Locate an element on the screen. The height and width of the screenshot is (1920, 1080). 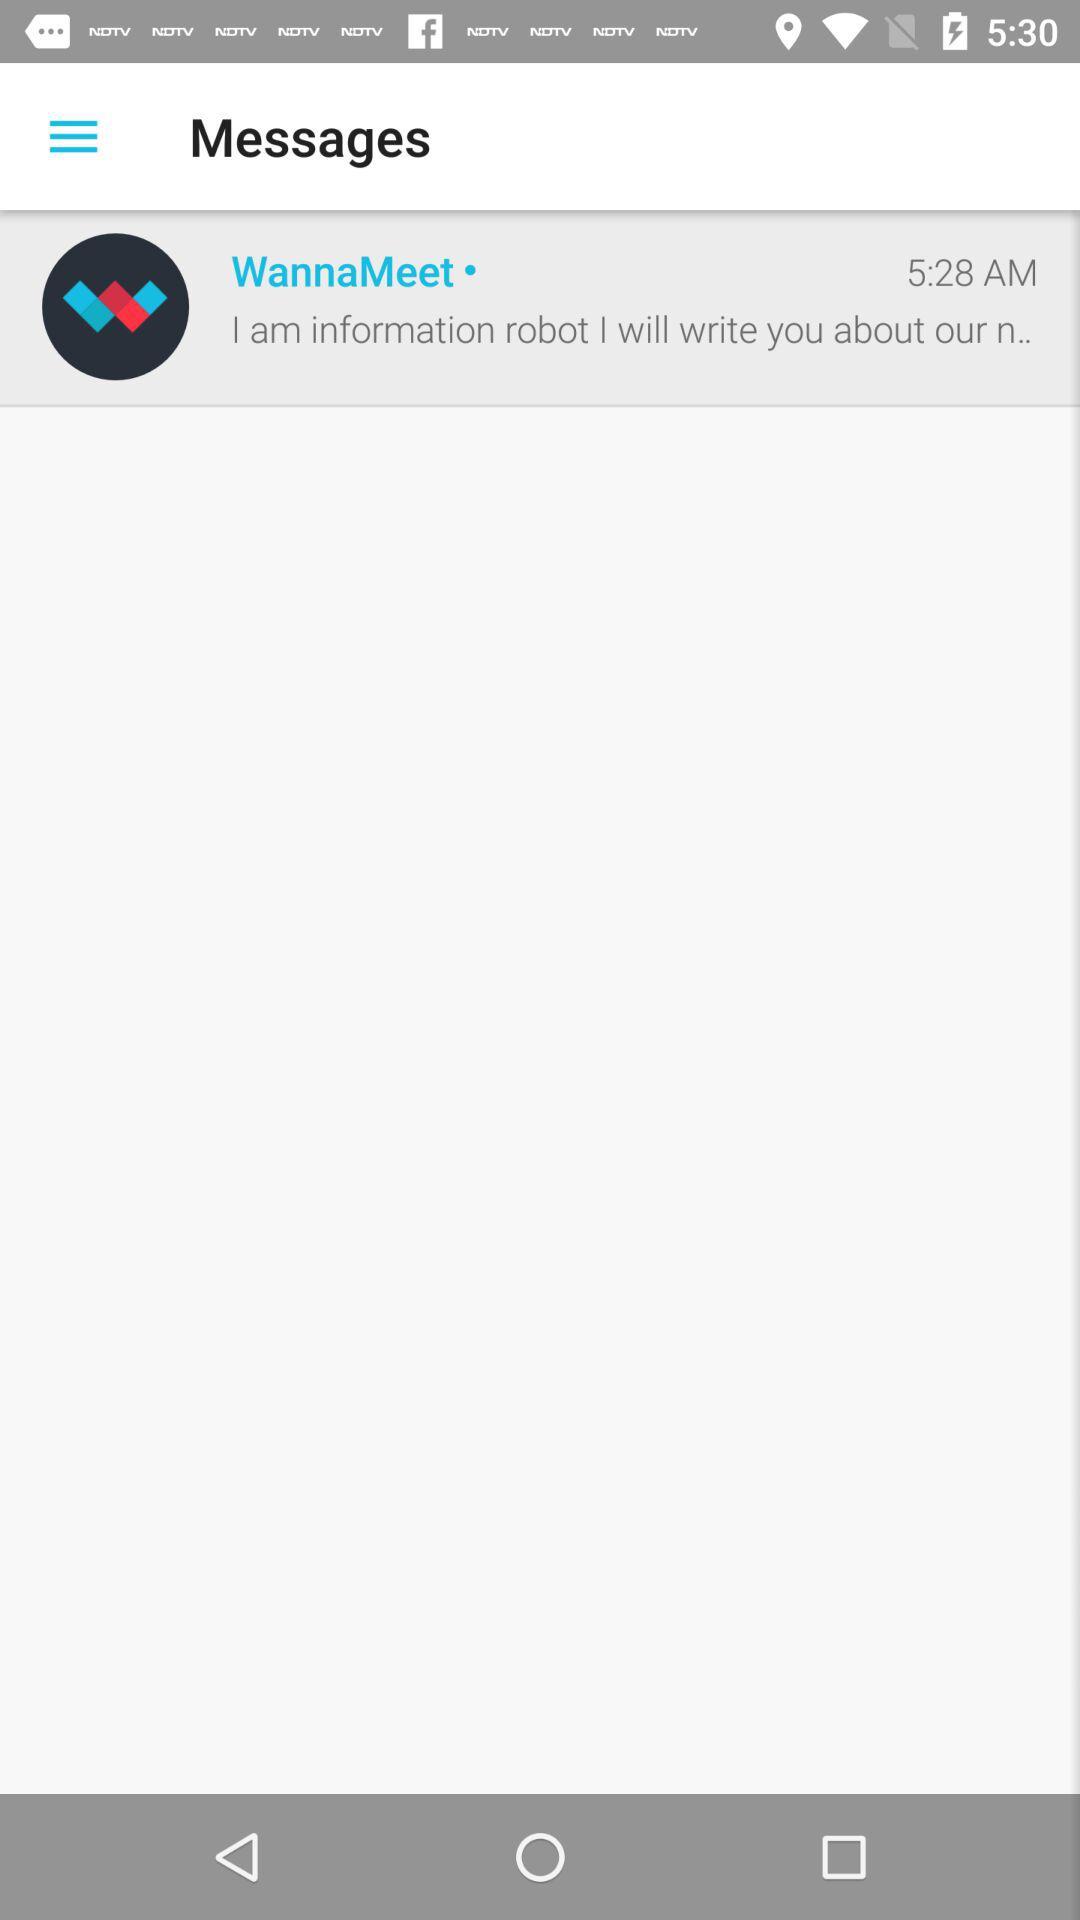
icon to the left of wannameet   icon is located at coordinates (115, 305).